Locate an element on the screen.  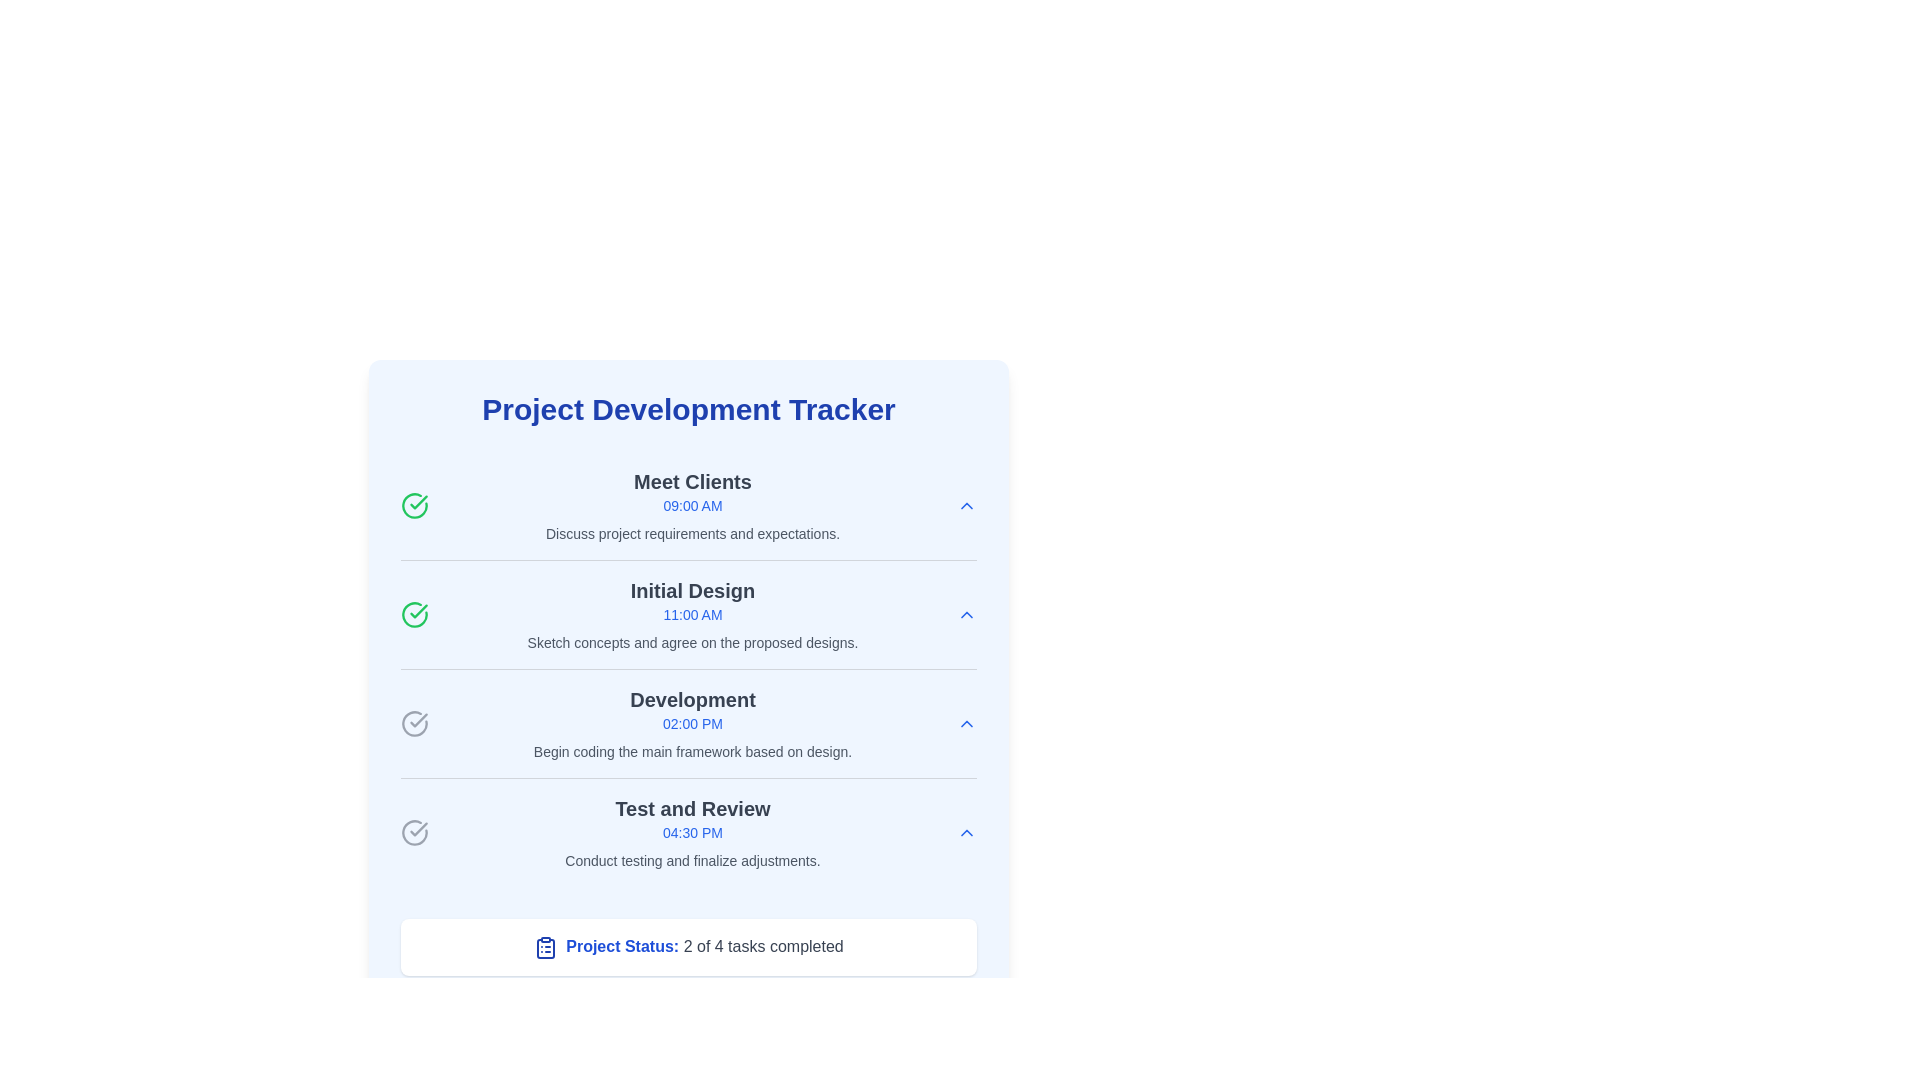
the visual indicator icon representing the state of completion for the 'Test and Review' task located near the bottom-left corner of the task list is located at coordinates (418, 829).